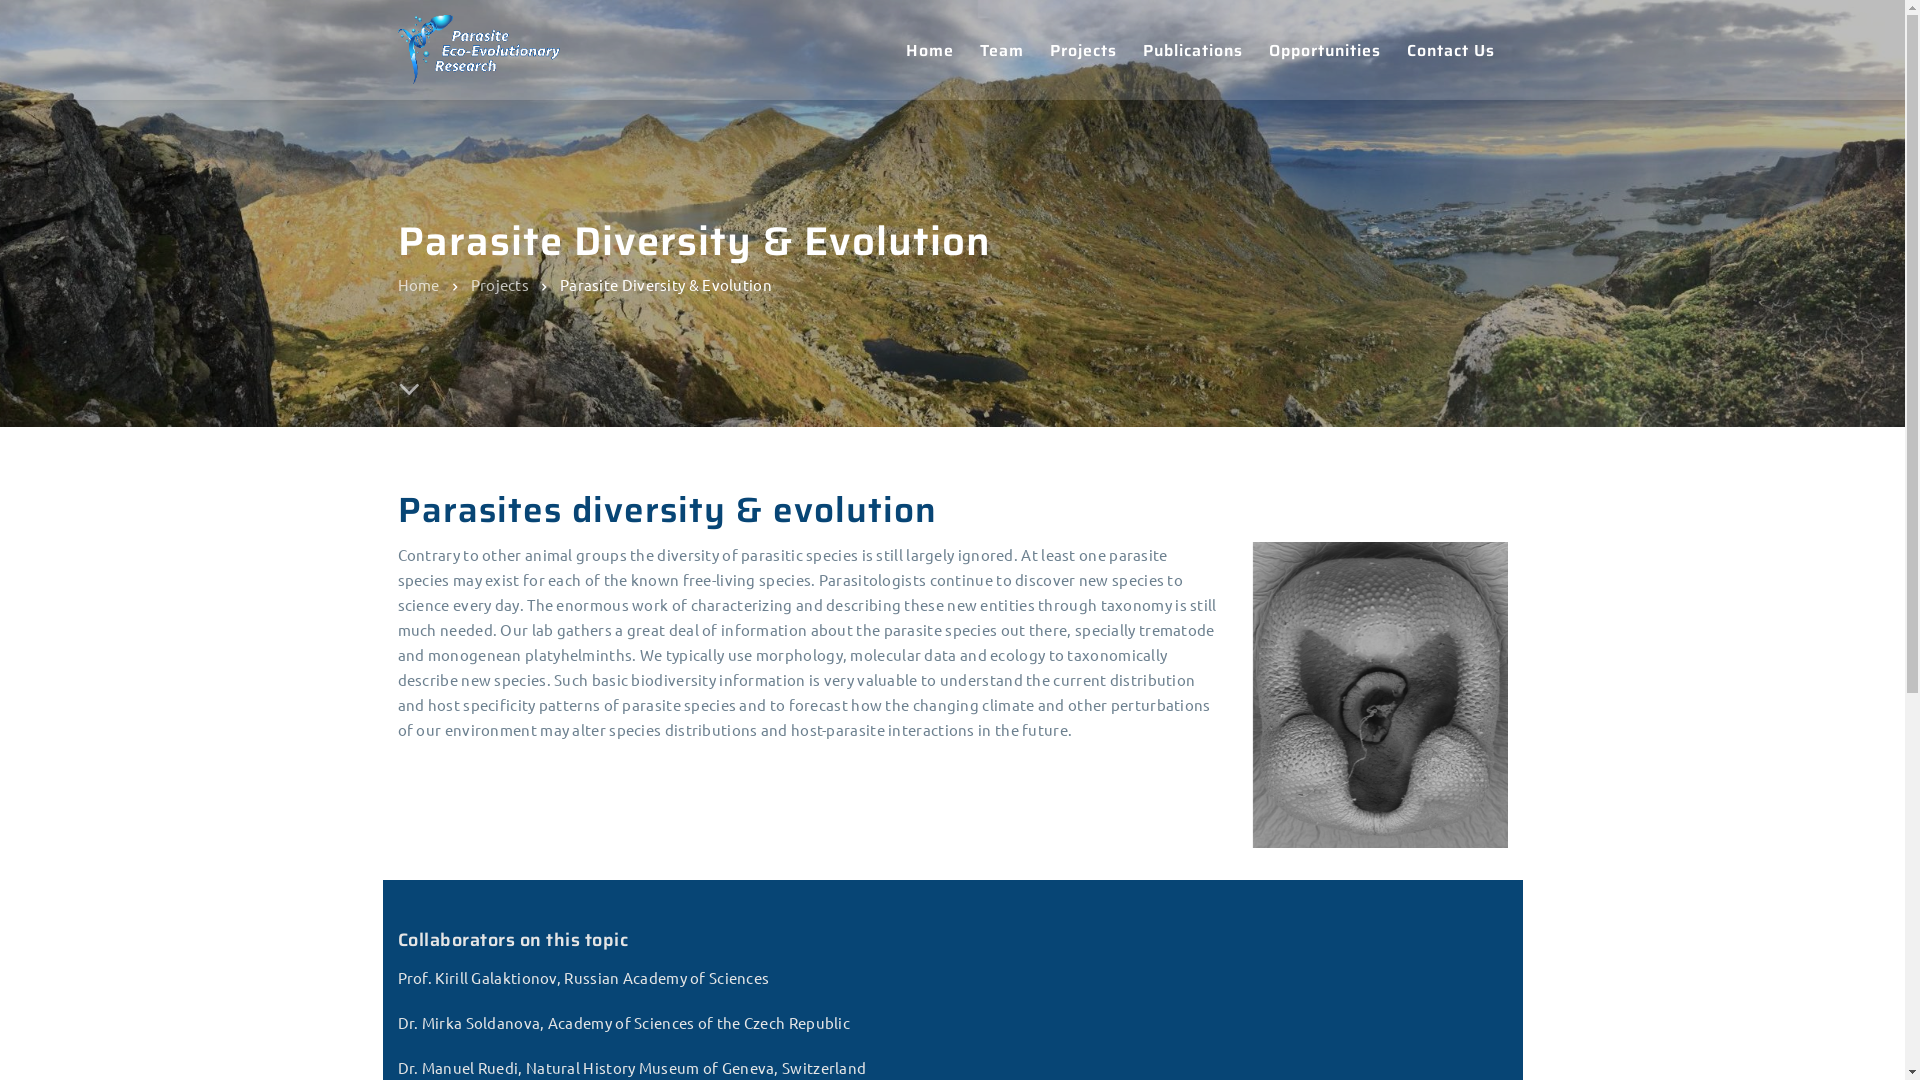  Describe the element at coordinates (1324, 49) in the screenshot. I see `'Opportunities'` at that location.